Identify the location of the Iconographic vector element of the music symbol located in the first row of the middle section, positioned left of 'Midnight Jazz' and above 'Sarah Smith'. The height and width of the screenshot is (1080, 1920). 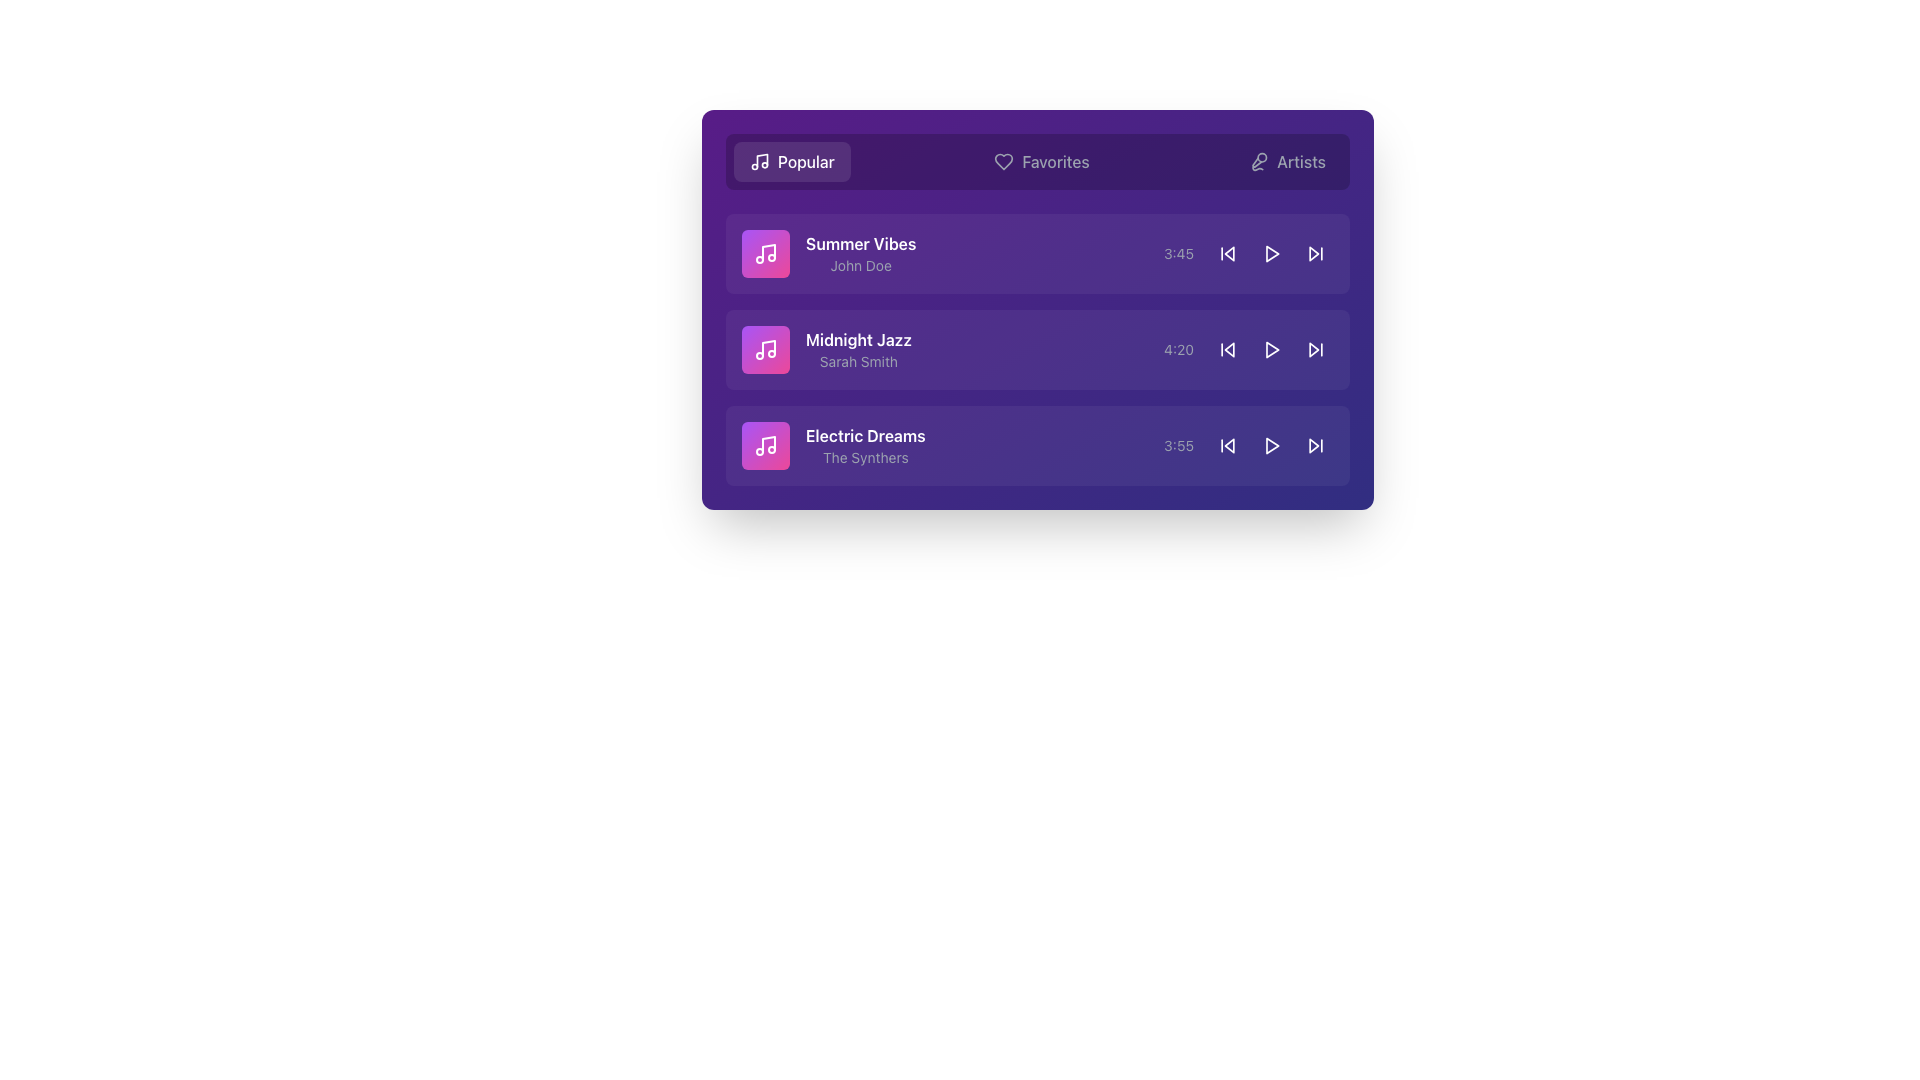
(767, 347).